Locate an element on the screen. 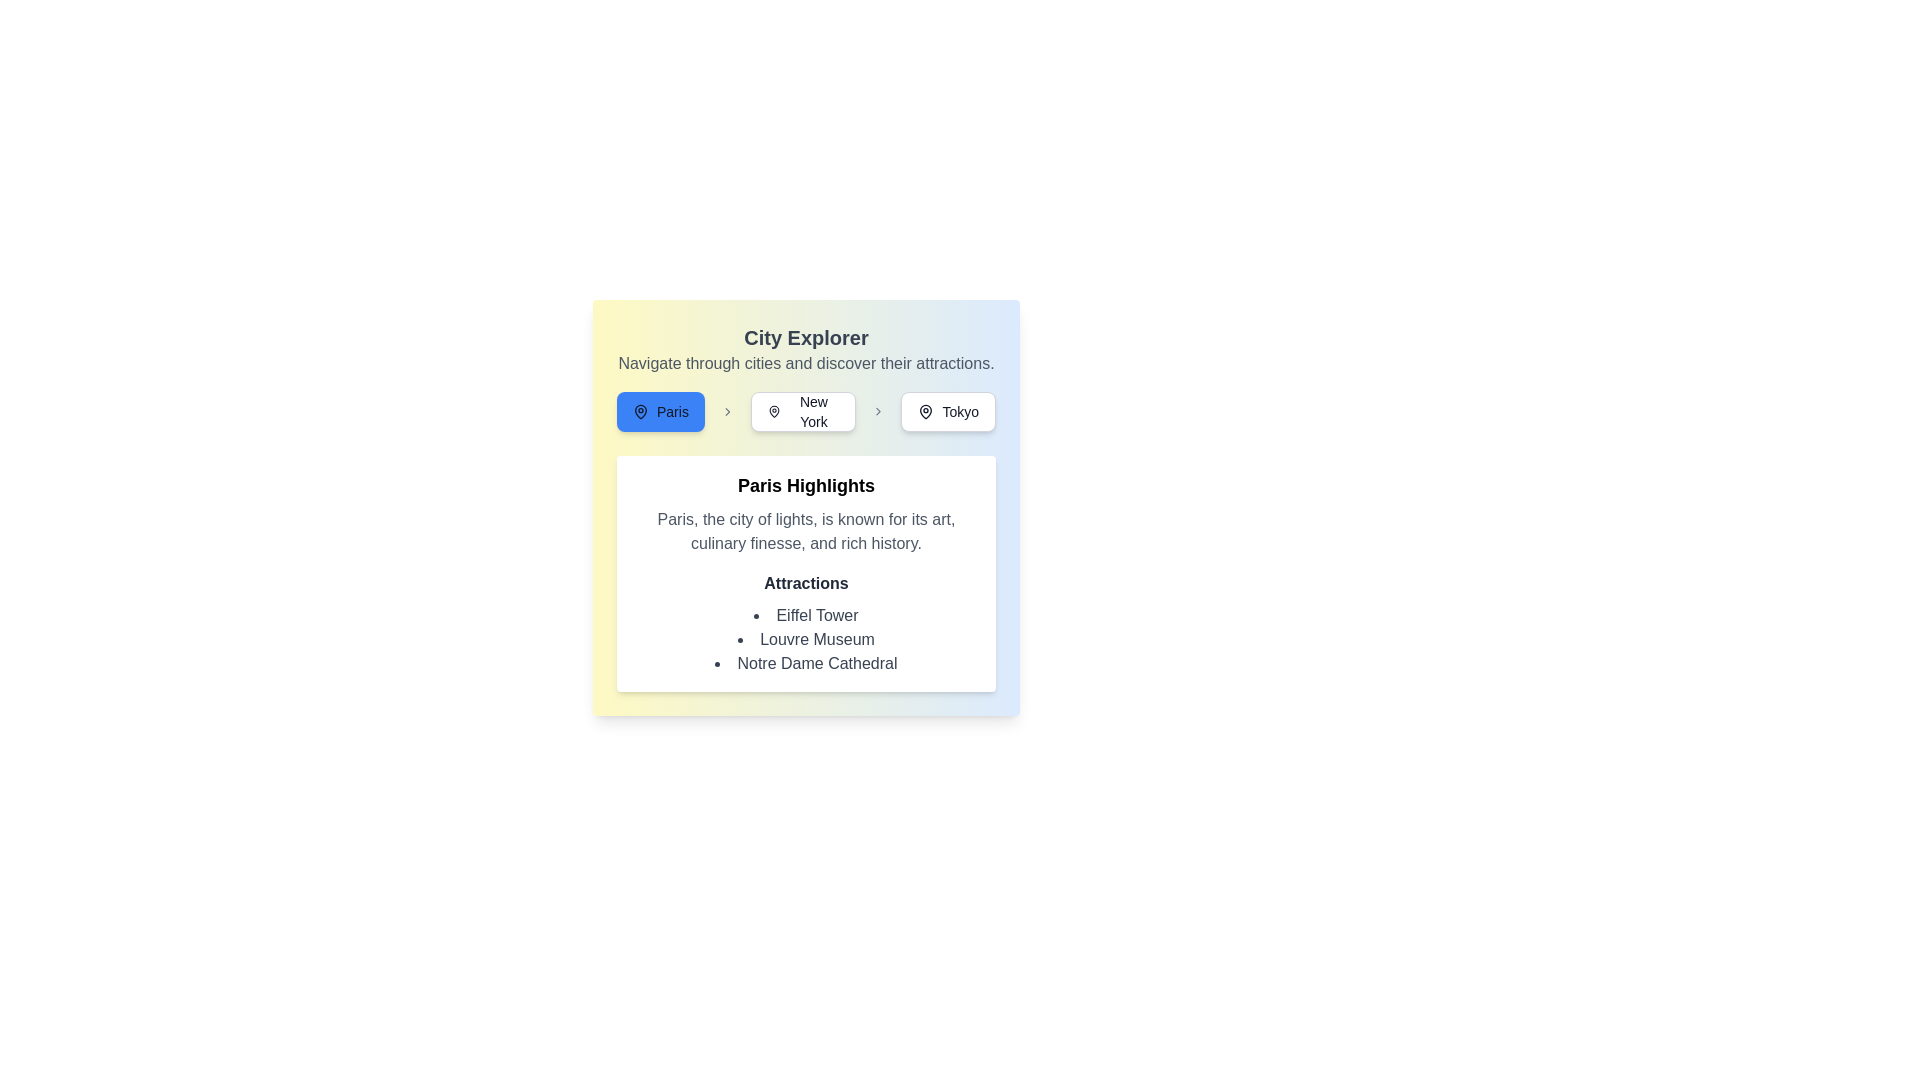 The width and height of the screenshot is (1920, 1080). the Paris location pin icon in the City Explorer navigation list to focus/select it is located at coordinates (641, 410).